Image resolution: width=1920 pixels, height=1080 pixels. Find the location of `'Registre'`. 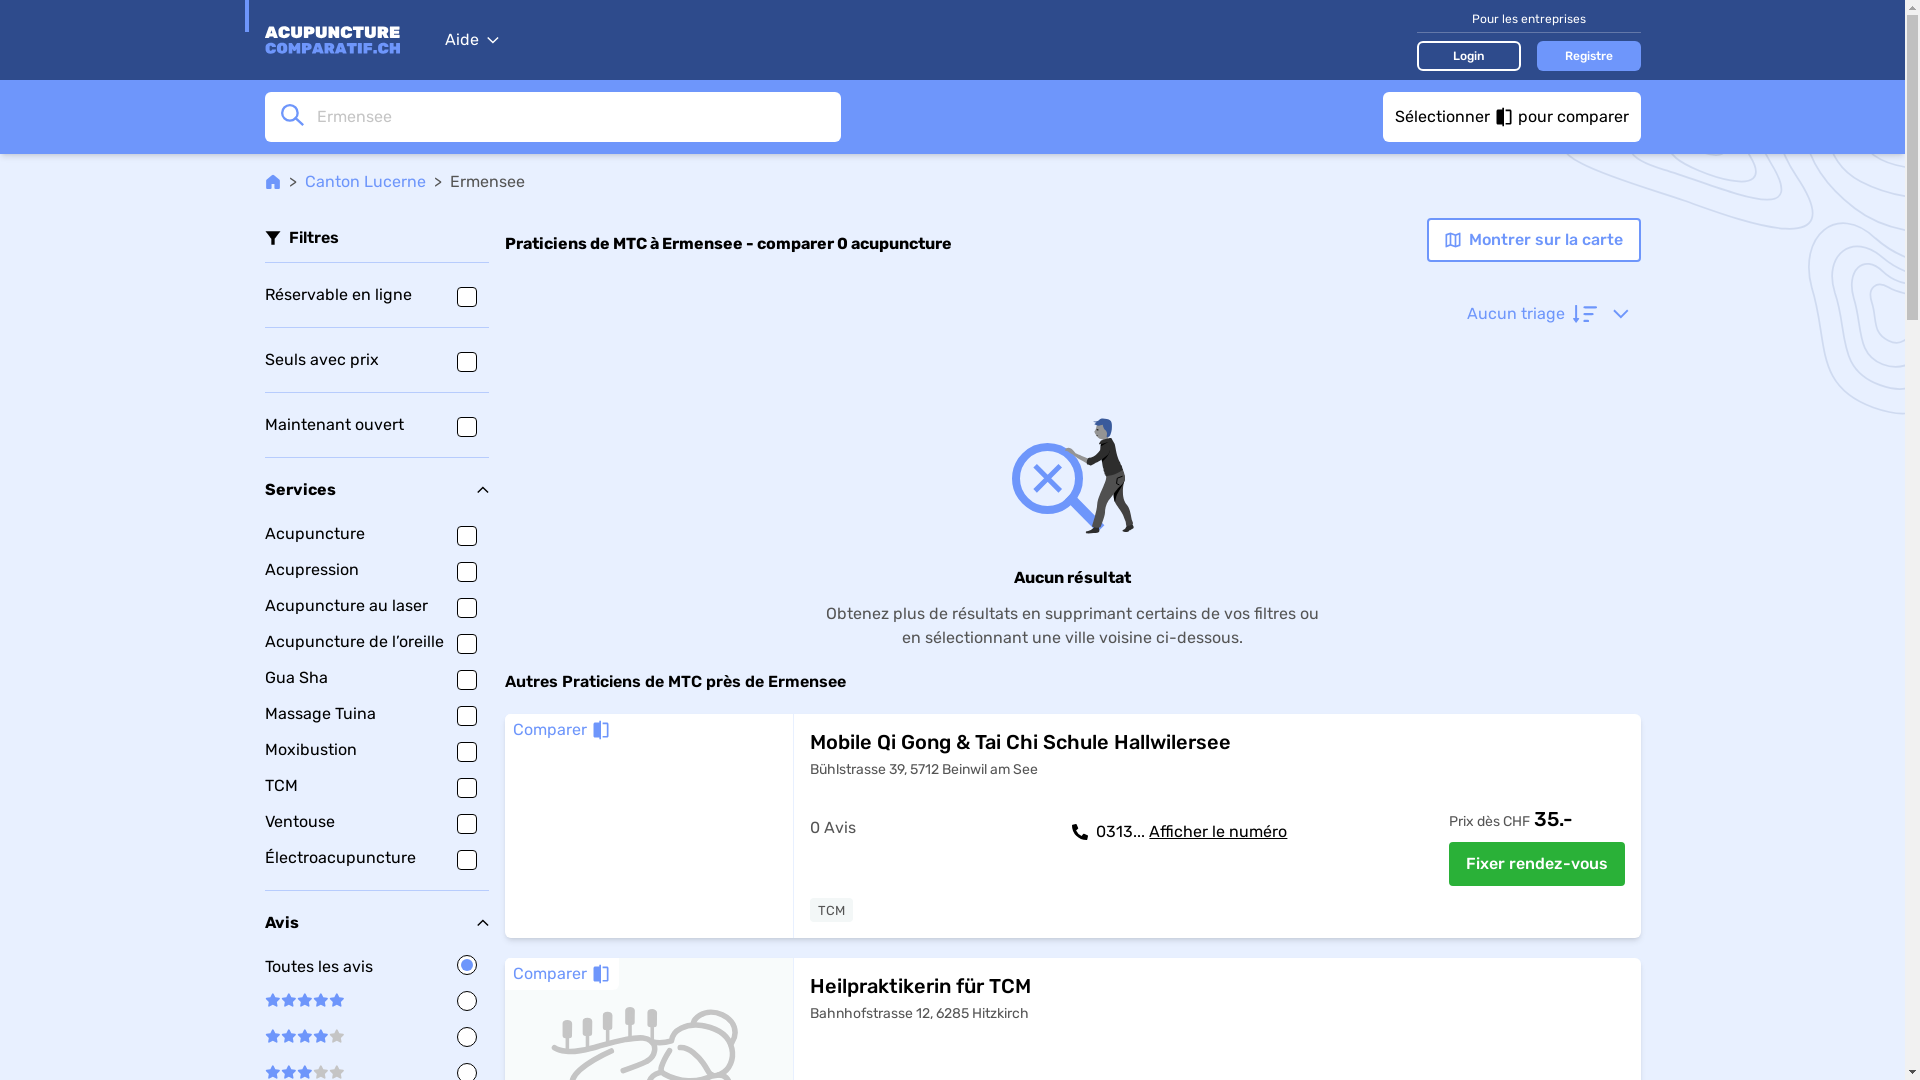

'Registre' is located at coordinates (1587, 53).